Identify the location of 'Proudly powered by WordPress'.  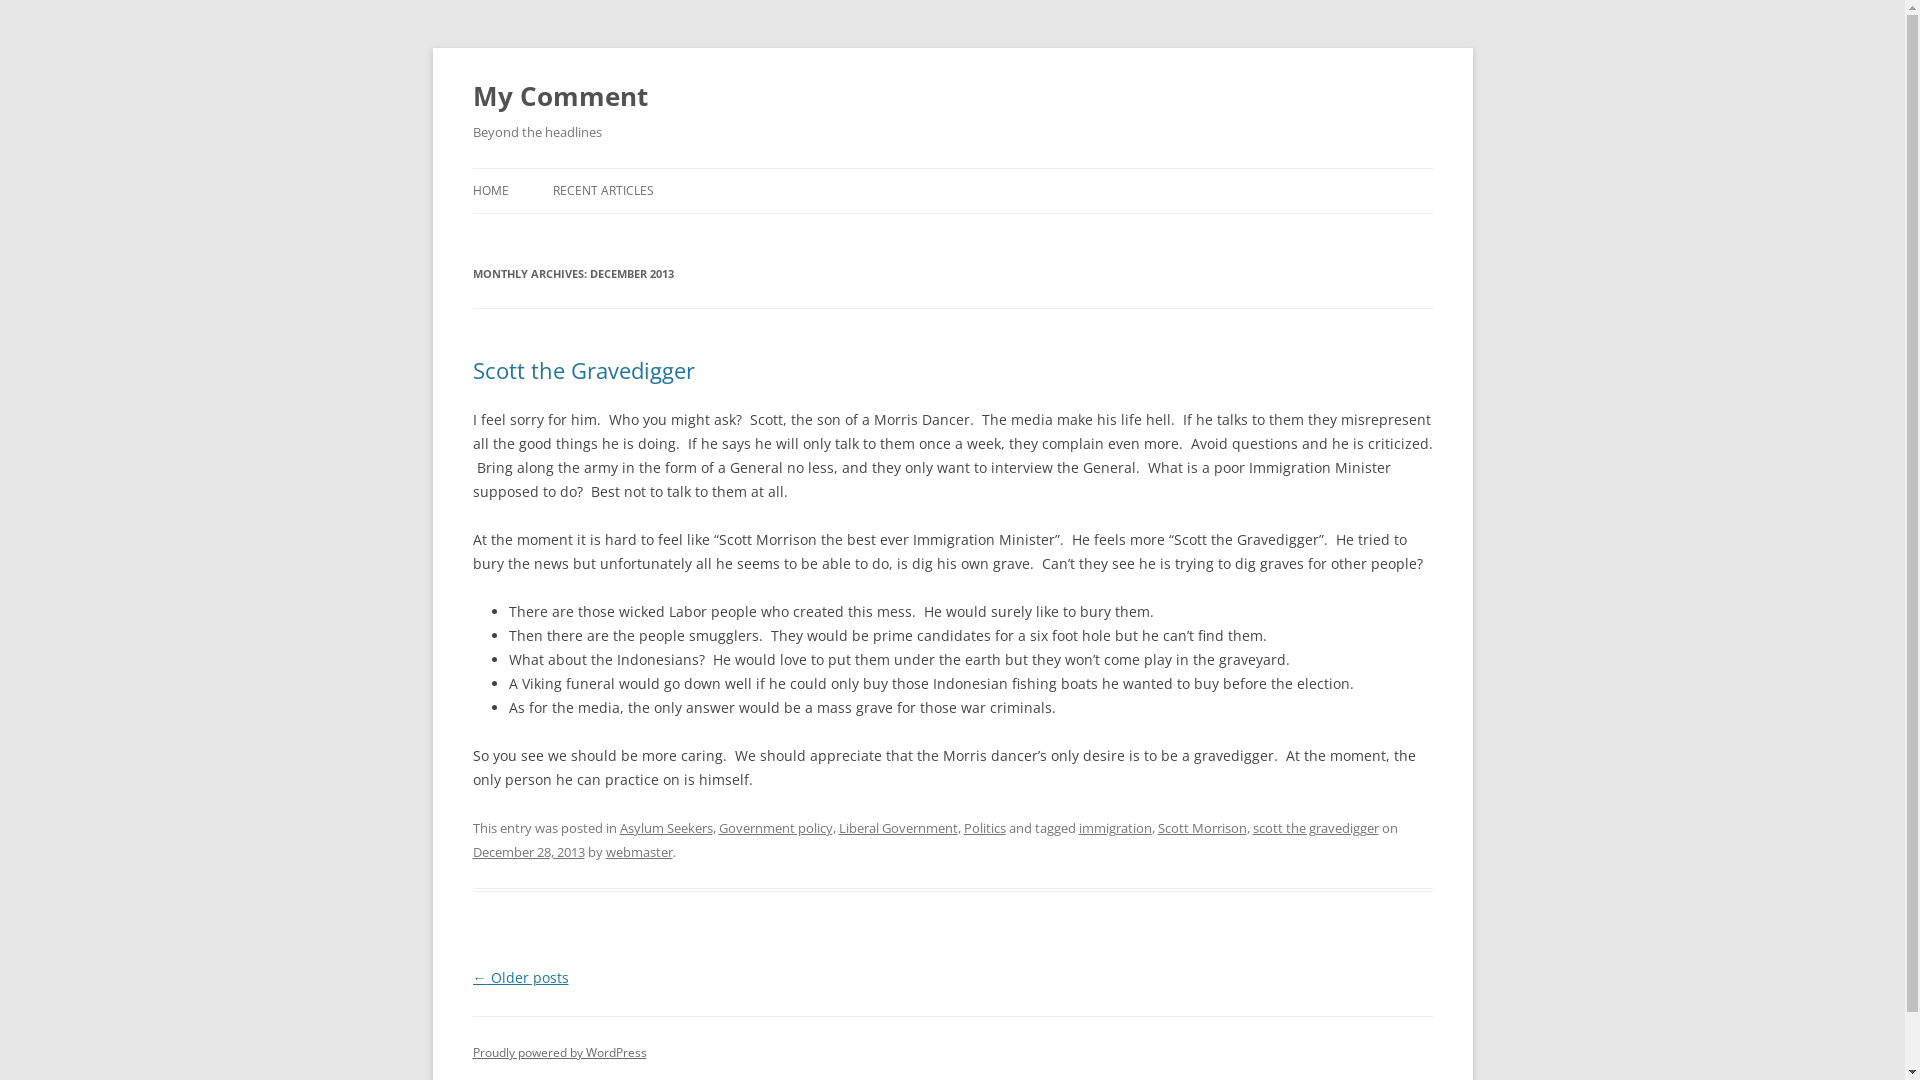
(470, 1051).